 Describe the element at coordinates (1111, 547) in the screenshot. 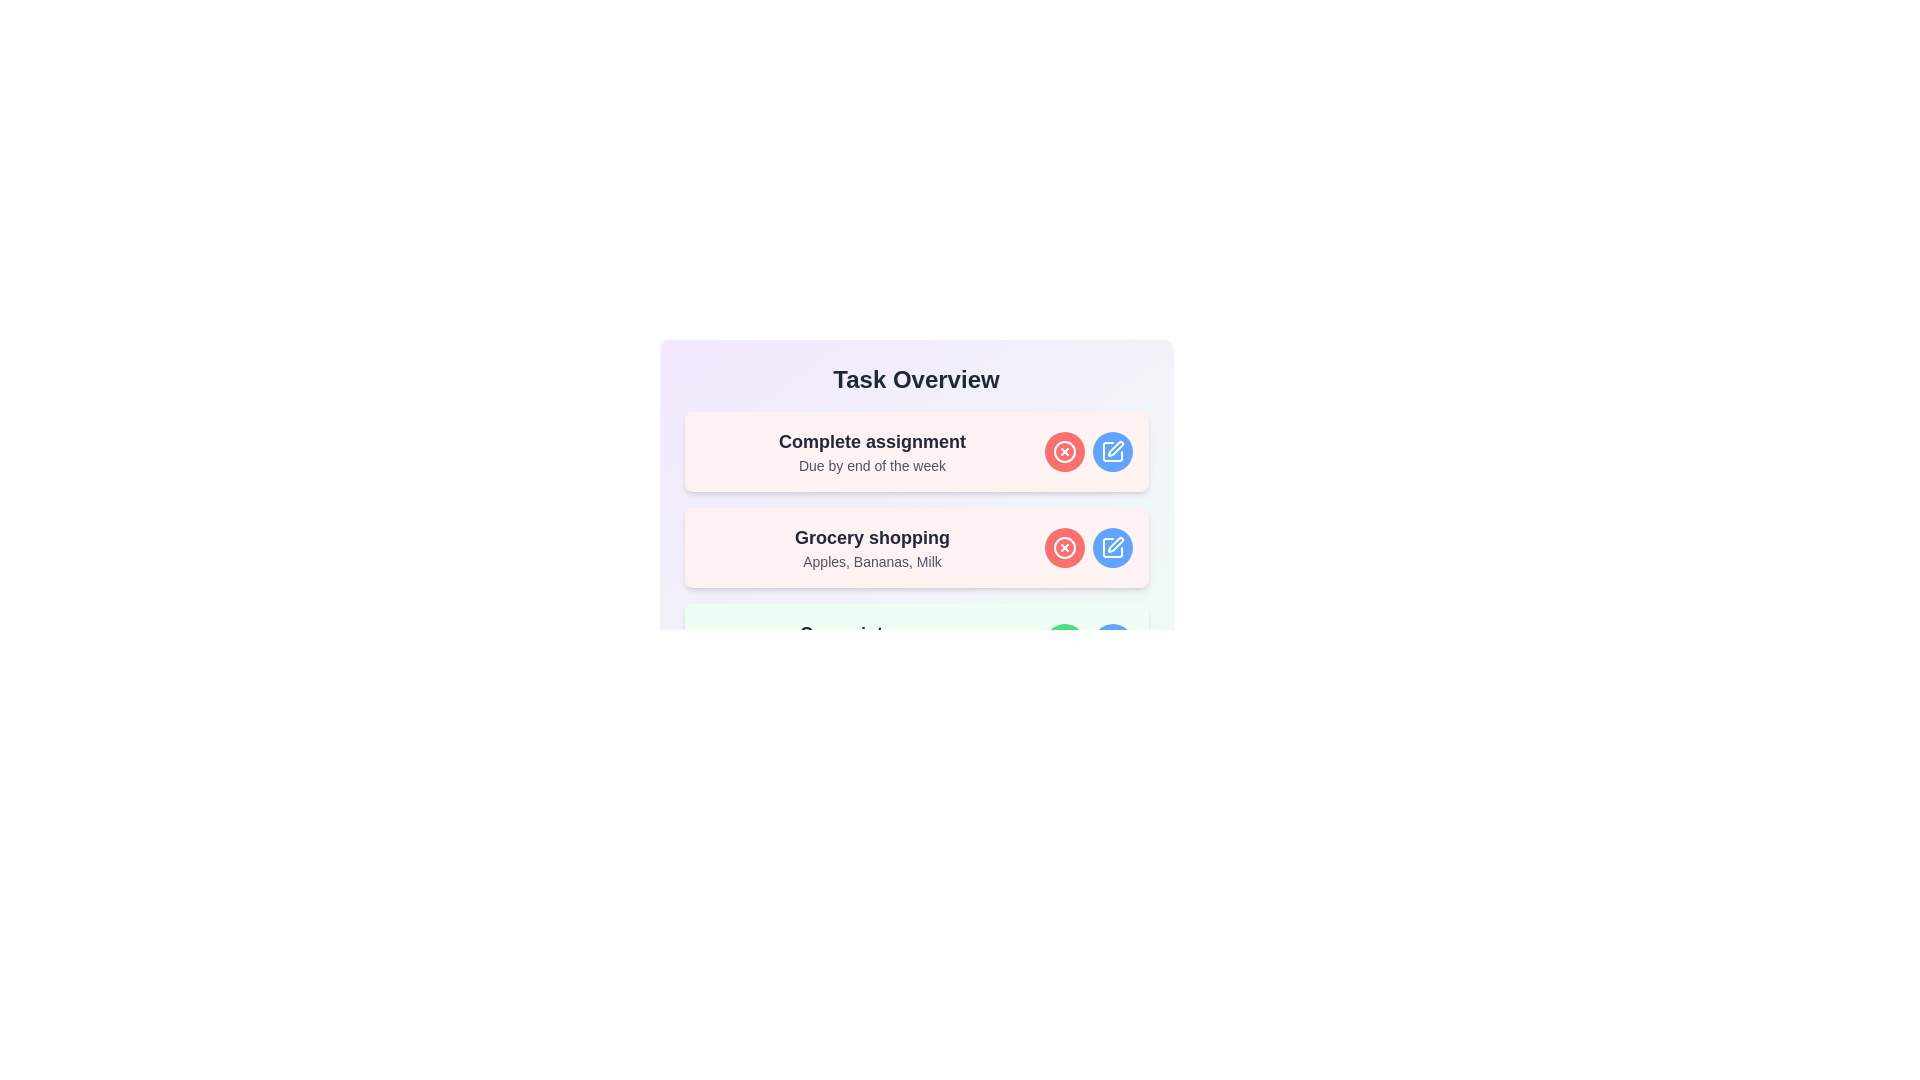

I see `the edit button for the task 'Grocery shopping'` at that location.